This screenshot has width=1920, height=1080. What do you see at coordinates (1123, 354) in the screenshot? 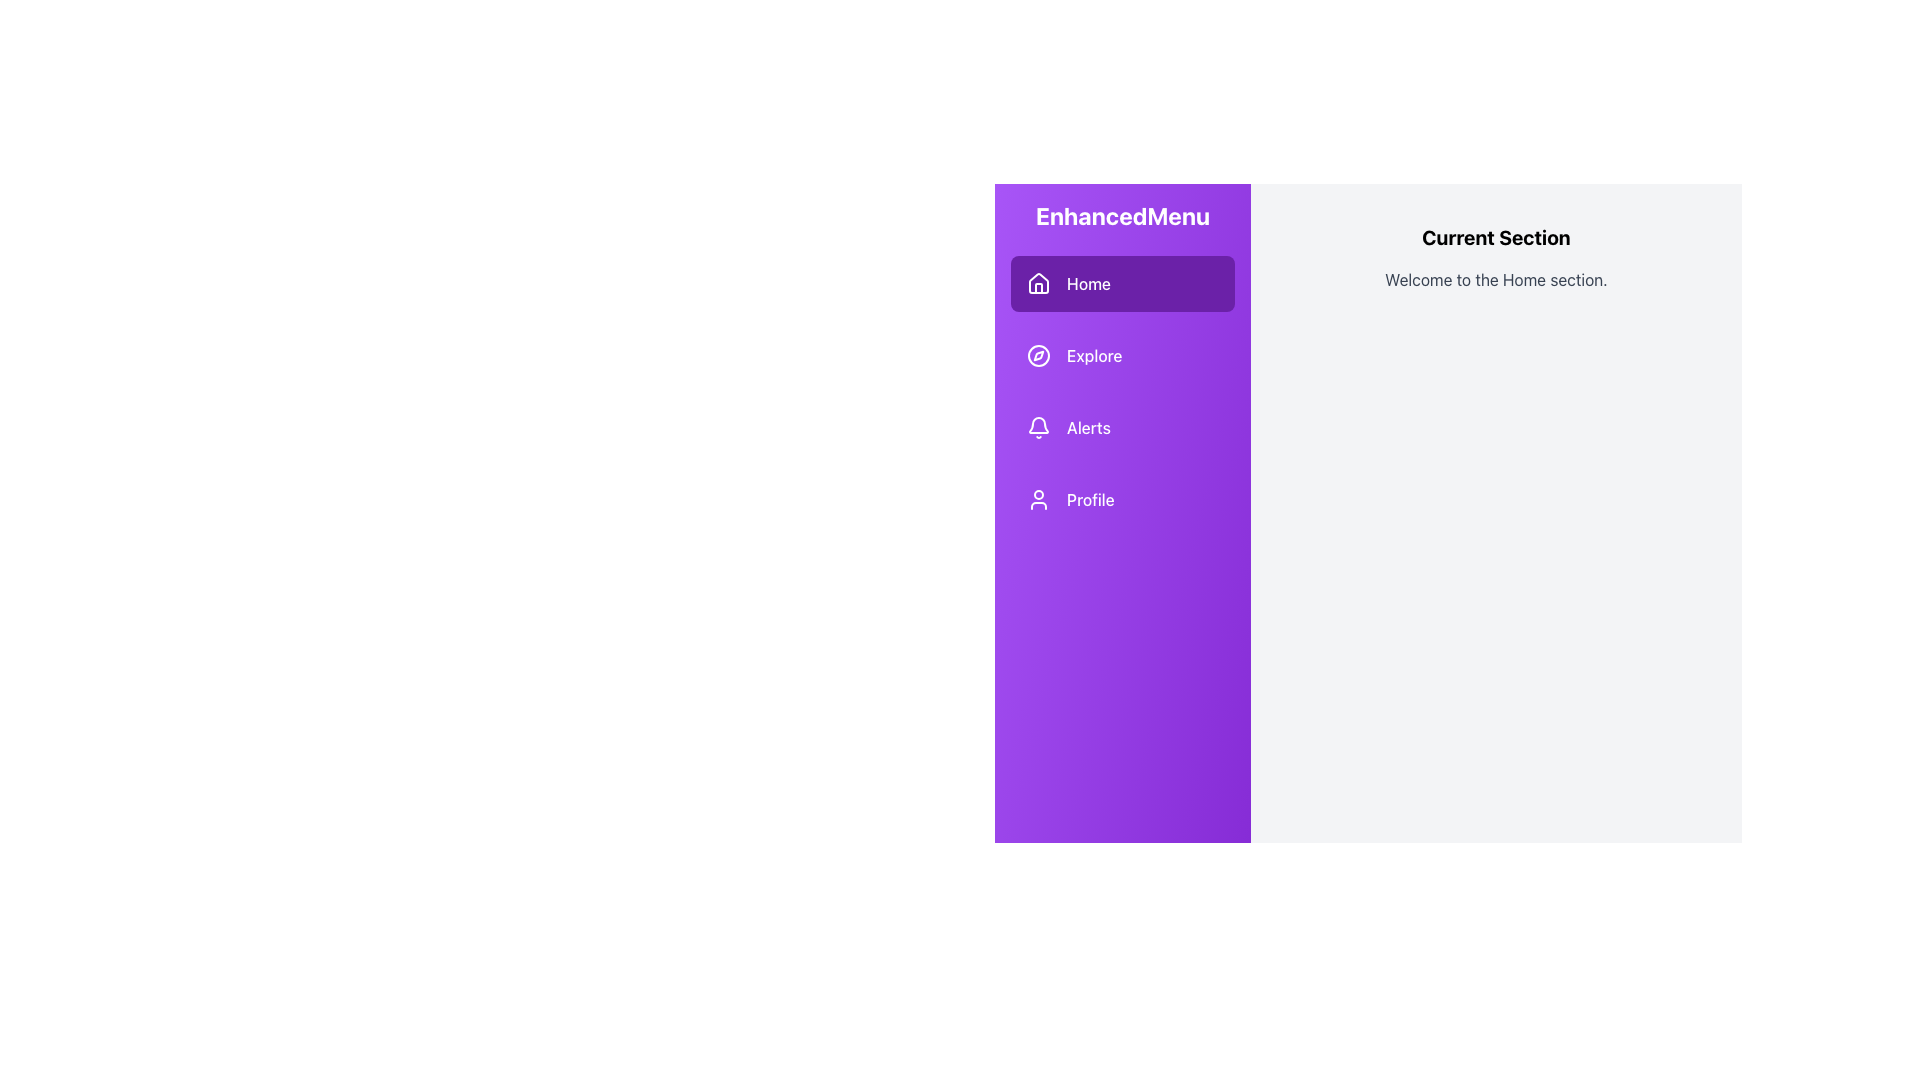
I see `the 'Explore' navigation button, which is the second option in the vertical menu list, located below the 'Home' option and above the 'Alerts' option` at bounding box center [1123, 354].